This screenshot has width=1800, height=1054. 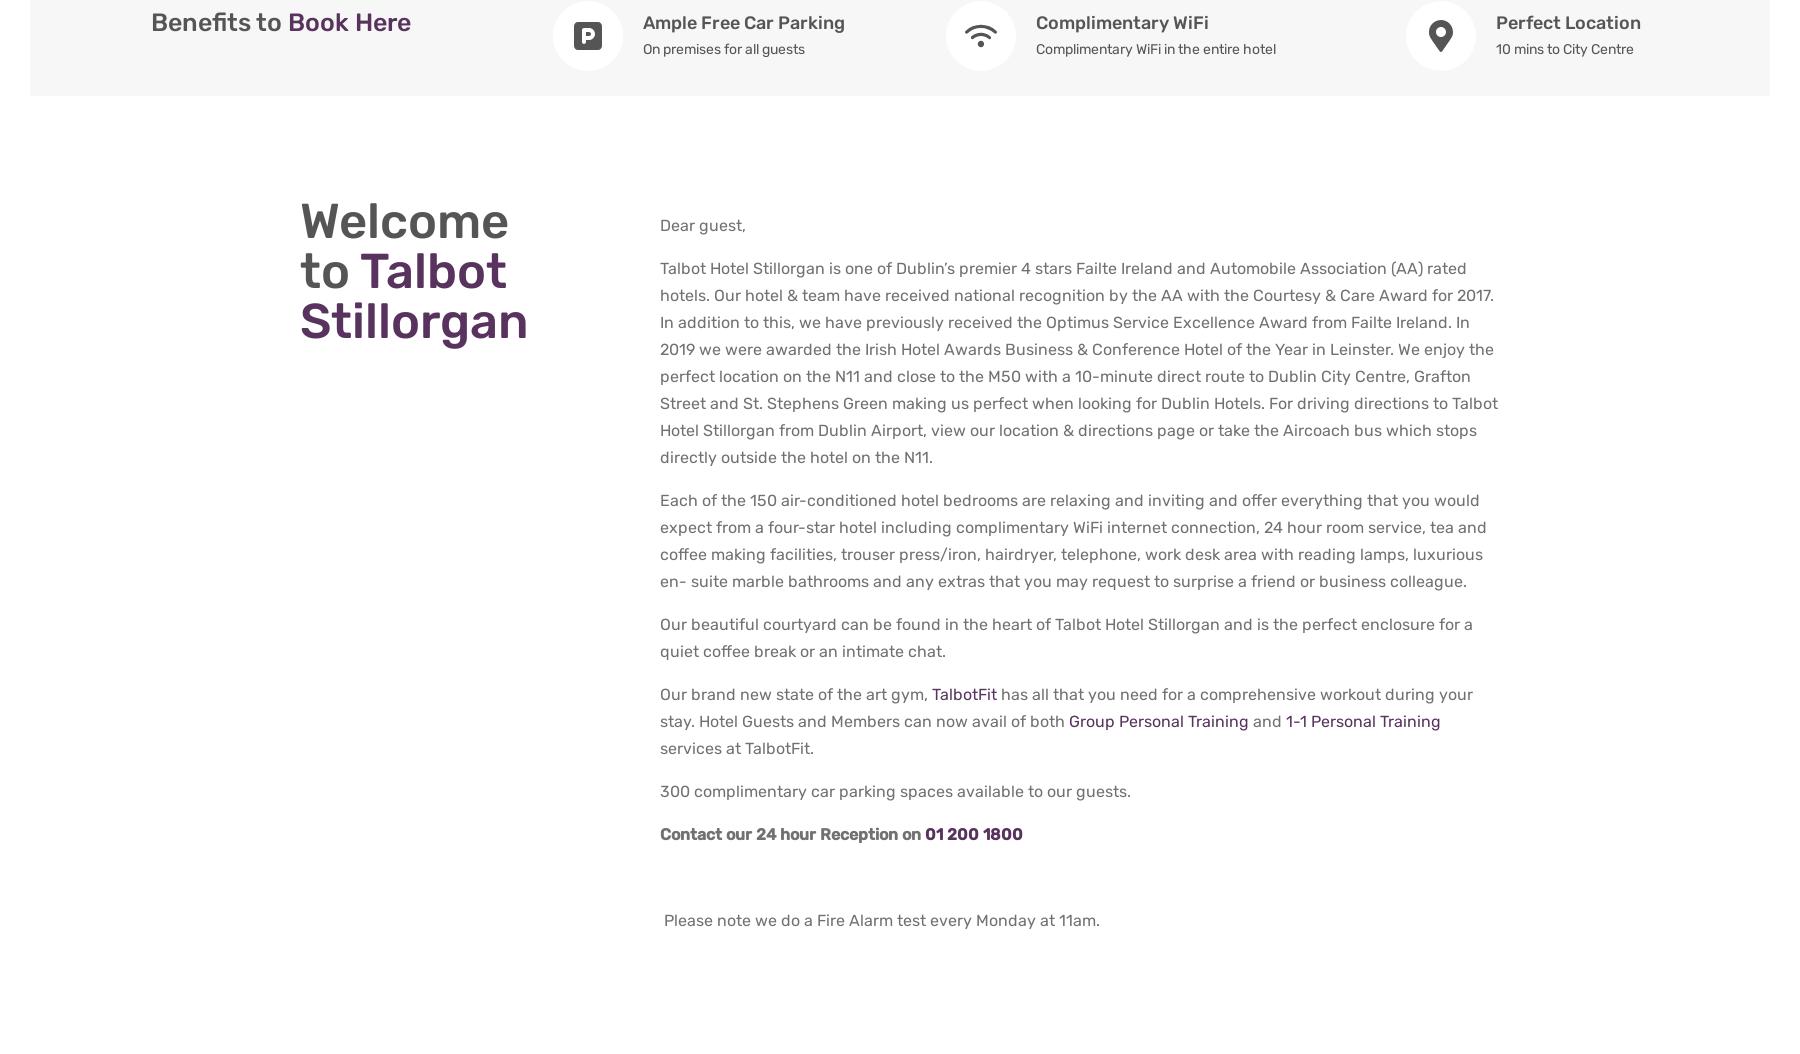 I want to click on 'Talbot Stillorgan', so click(x=414, y=294).